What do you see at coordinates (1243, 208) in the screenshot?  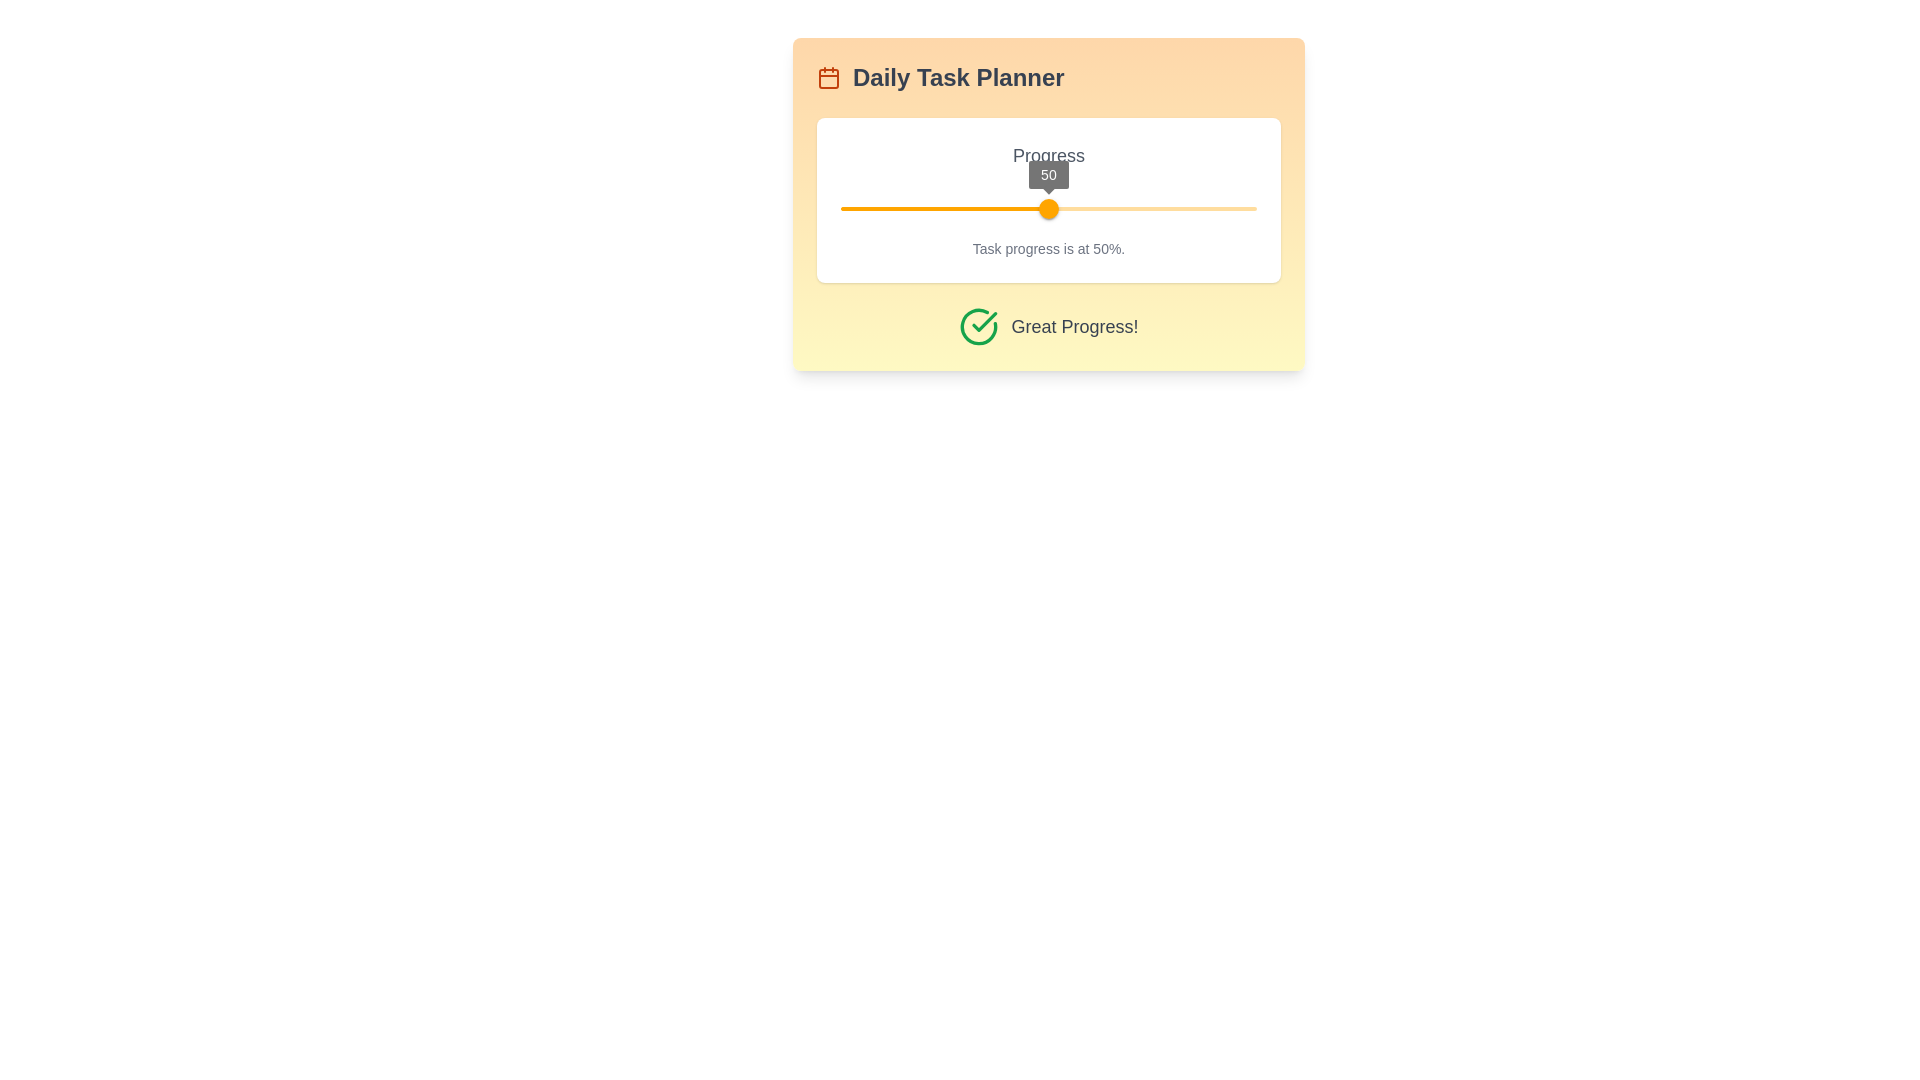 I see `the progress value` at bounding box center [1243, 208].